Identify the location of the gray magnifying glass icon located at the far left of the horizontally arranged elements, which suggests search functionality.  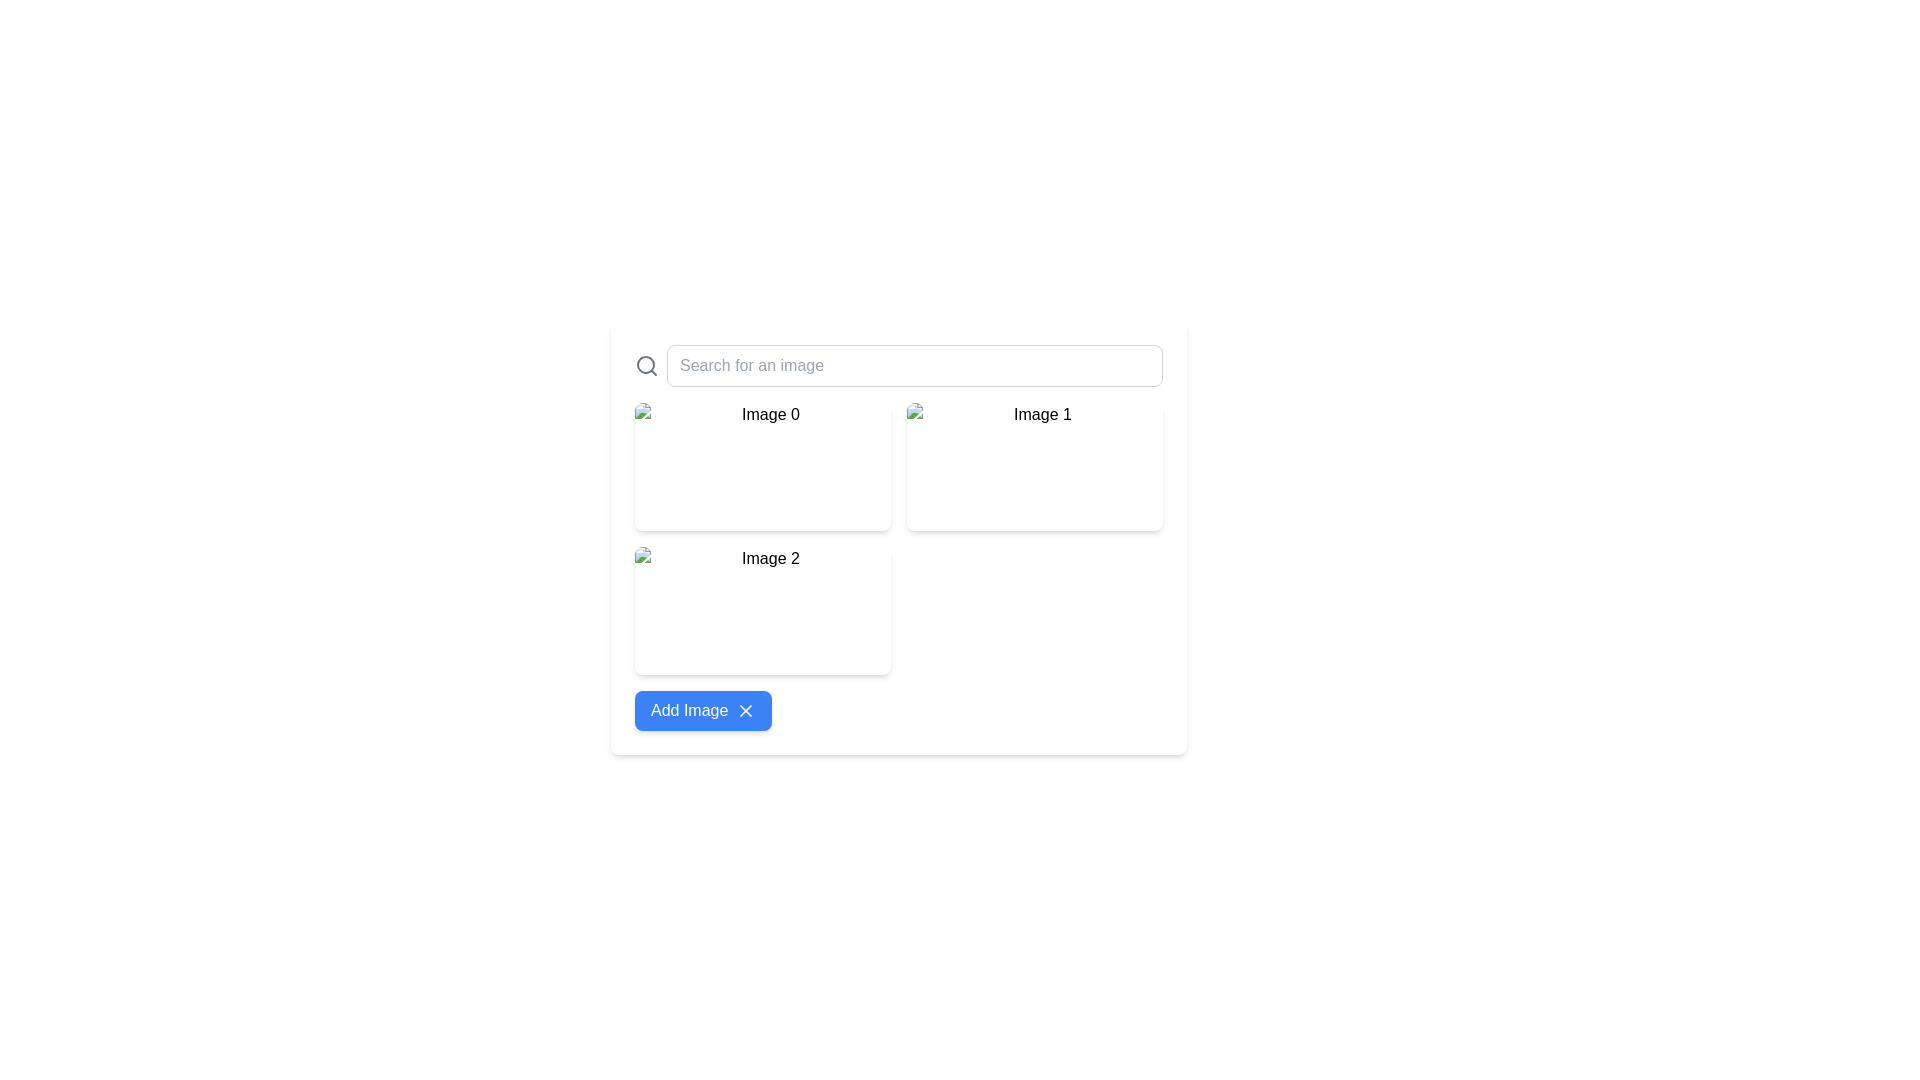
(647, 366).